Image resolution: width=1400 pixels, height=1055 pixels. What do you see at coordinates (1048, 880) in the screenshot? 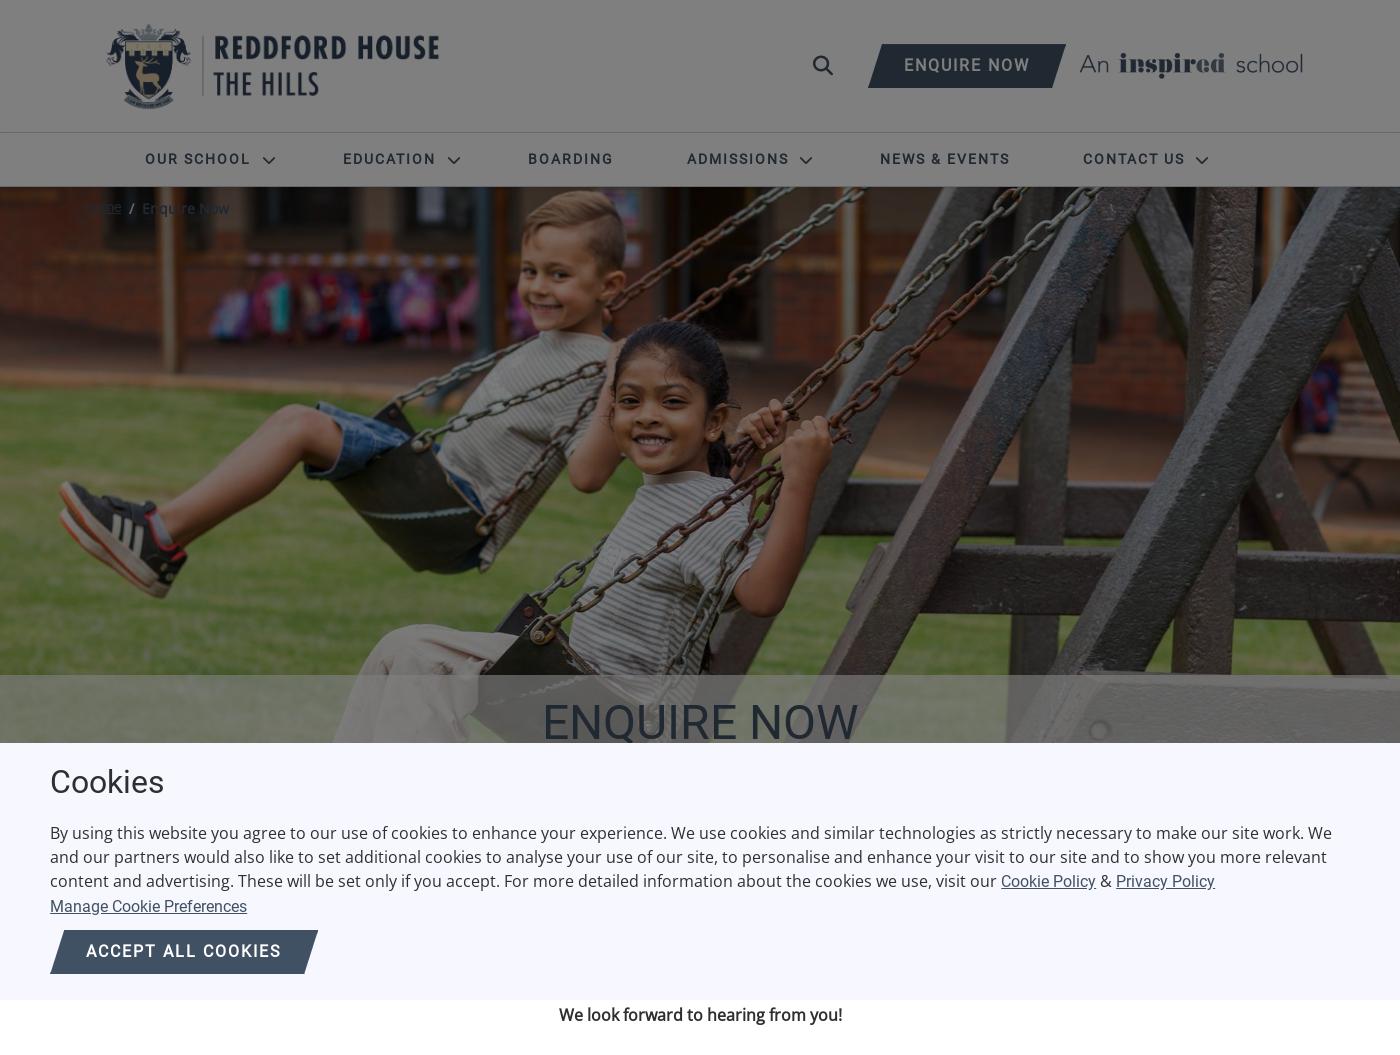
I see `'Cookie Policy'` at bounding box center [1048, 880].